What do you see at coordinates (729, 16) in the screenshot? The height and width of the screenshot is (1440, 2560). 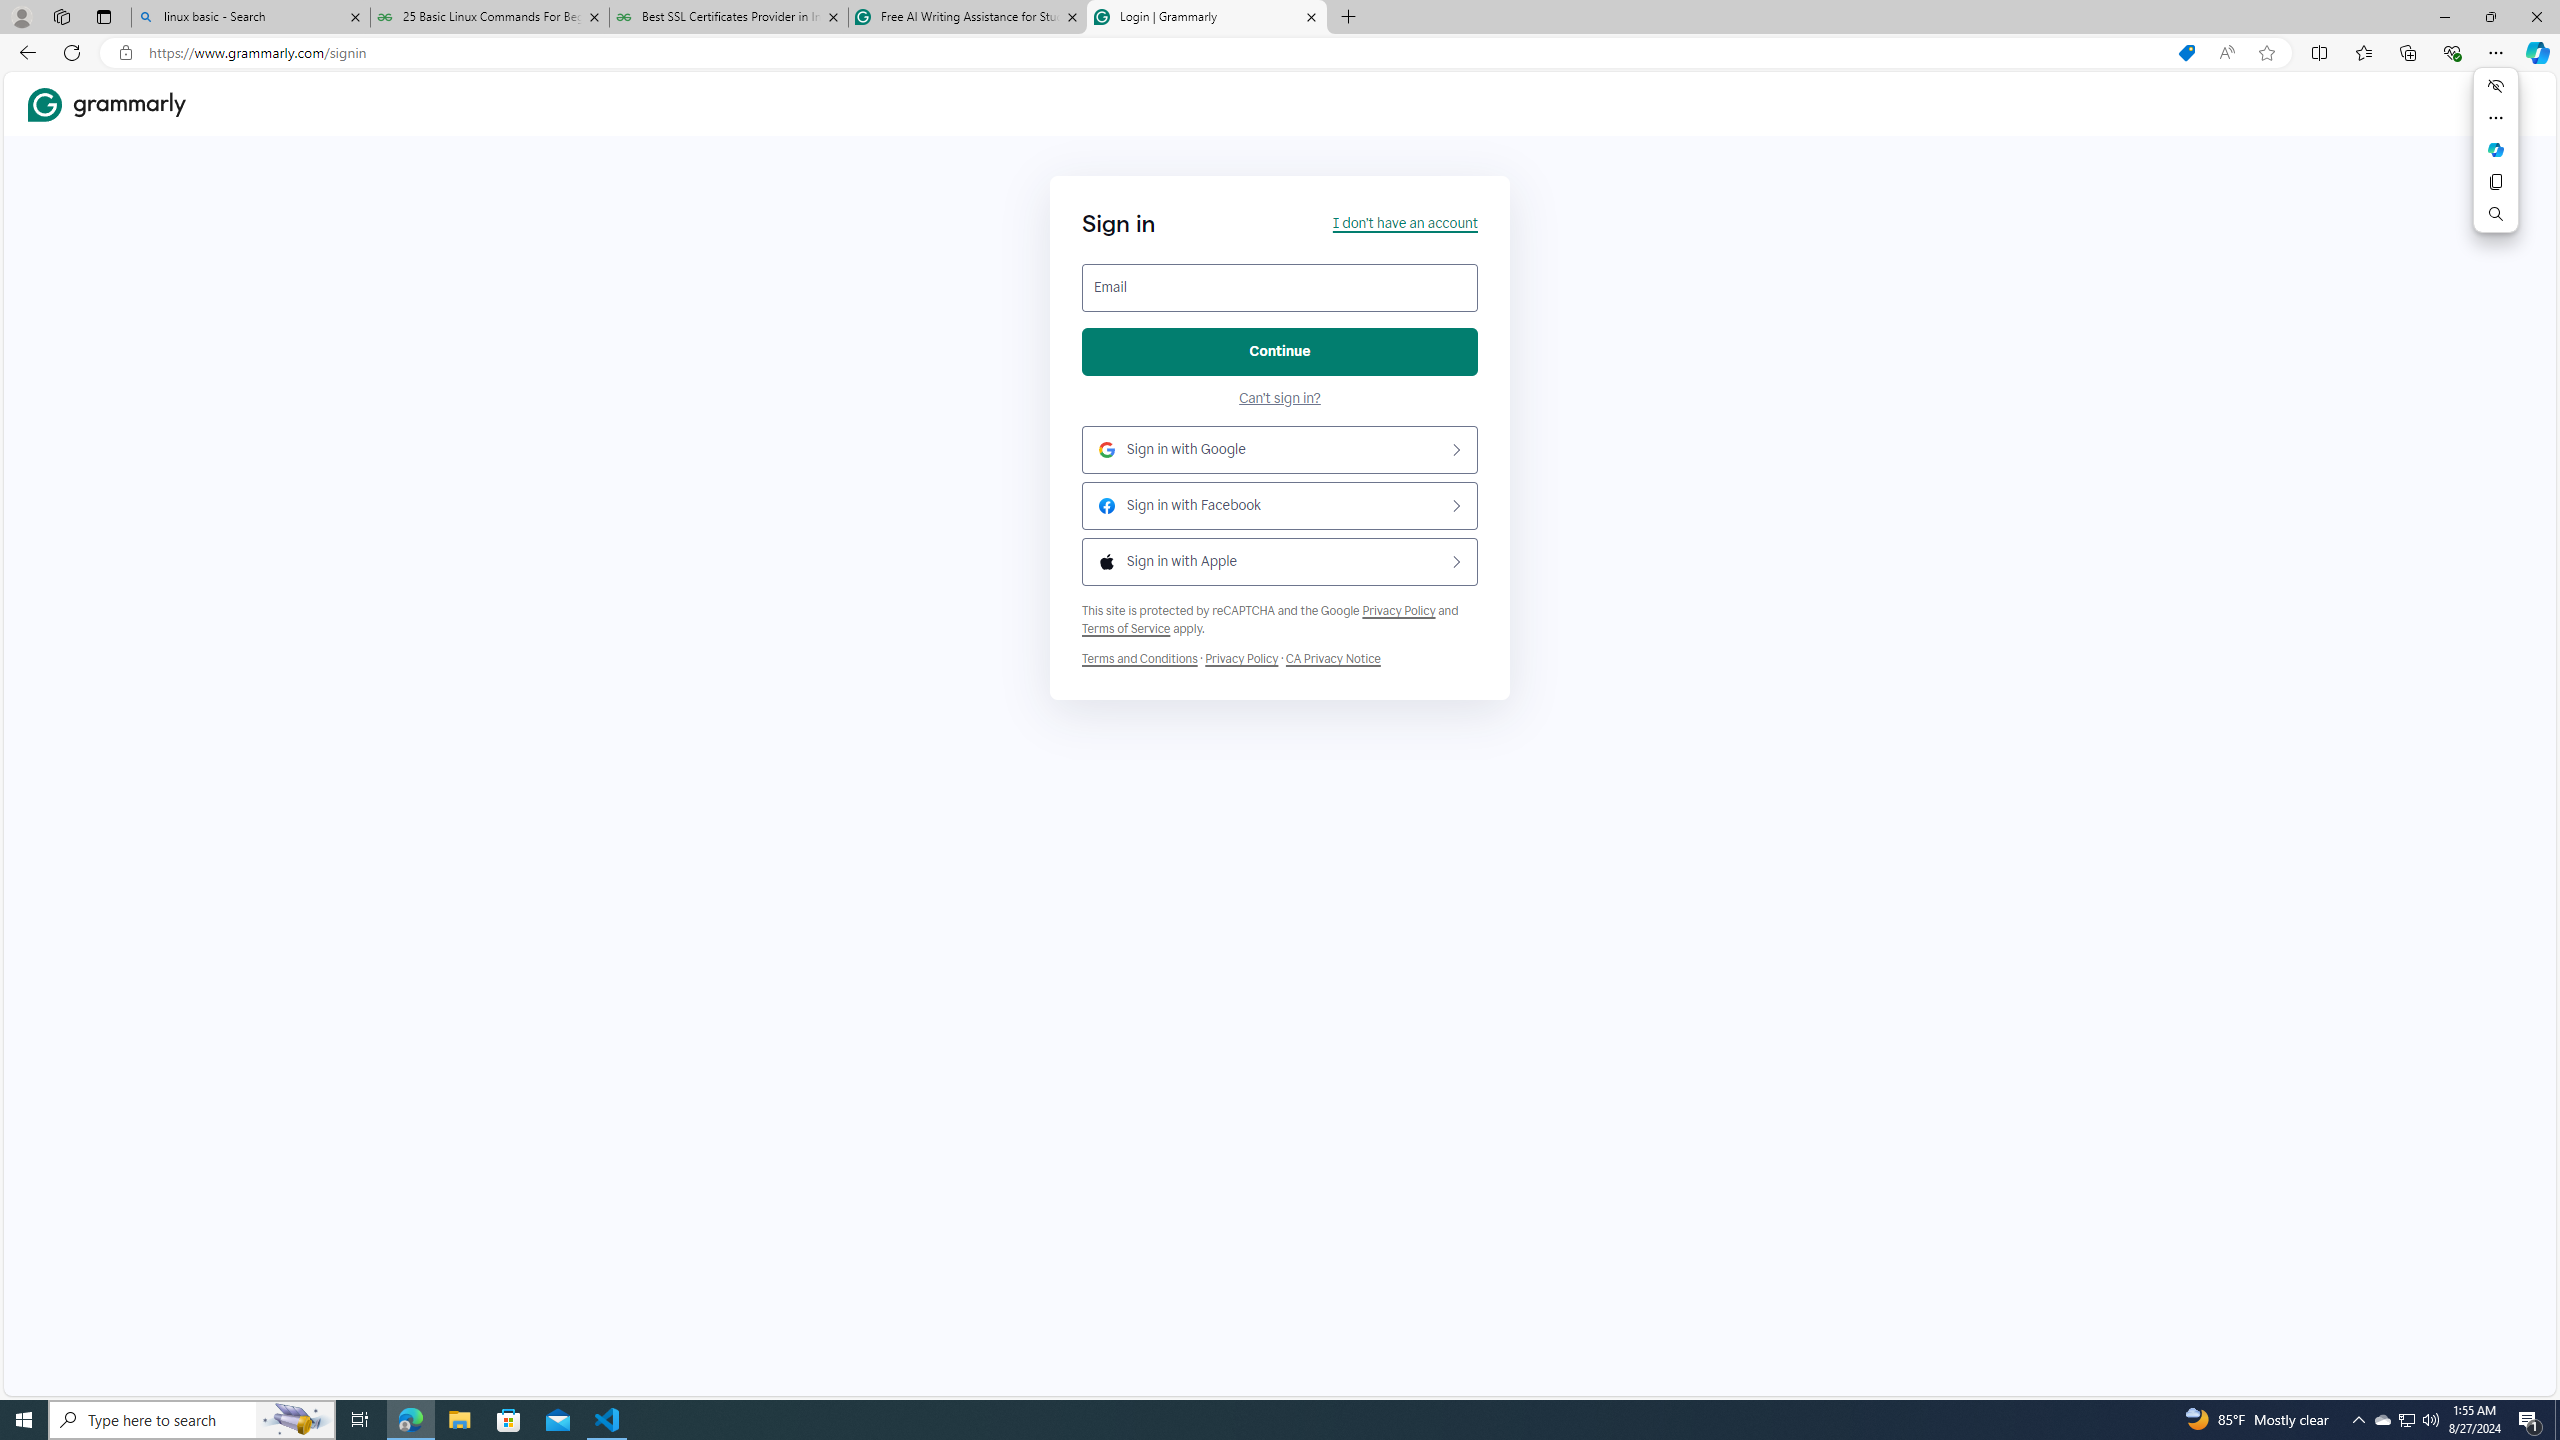 I see `'Best SSL Certificates Provider in India - GeeksforGeeks'` at bounding box center [729, 16].